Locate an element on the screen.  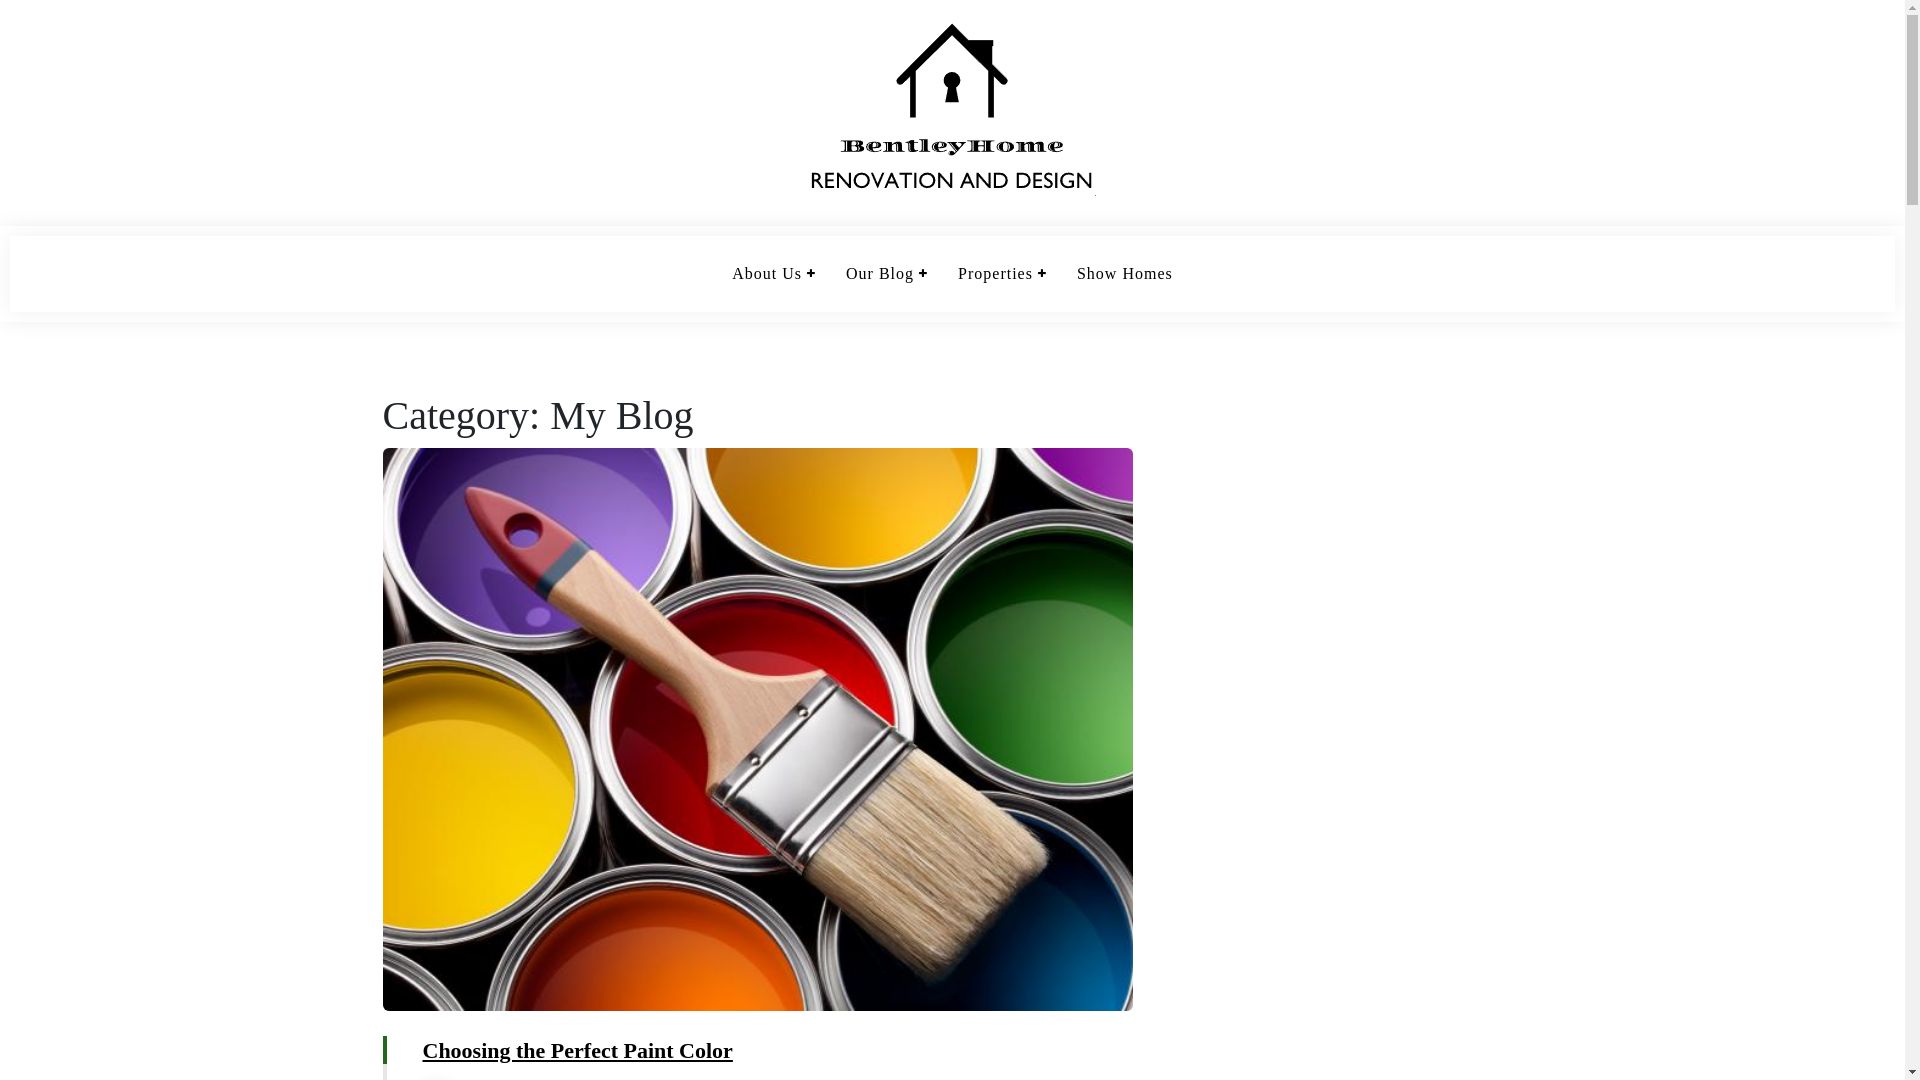
'Show Homes' is located at coordinates (1055, 273).